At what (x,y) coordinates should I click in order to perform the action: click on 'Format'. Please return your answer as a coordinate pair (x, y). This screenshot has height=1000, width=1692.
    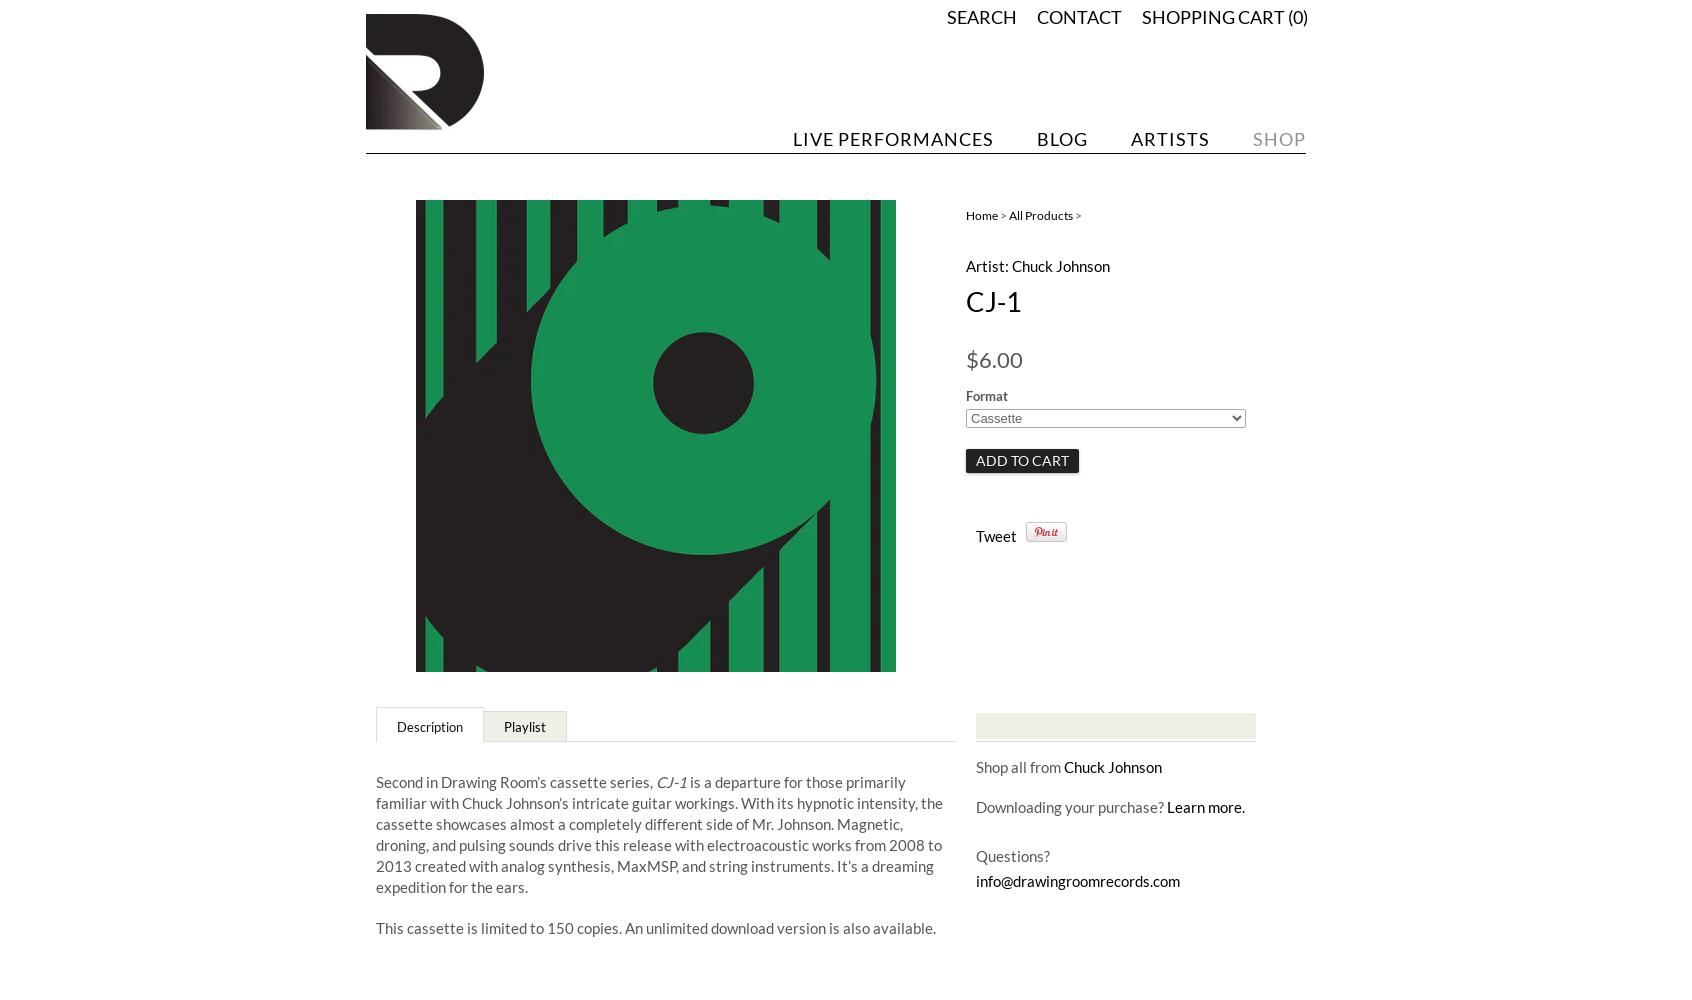
    Looking at the image, I should click on (965, 395).